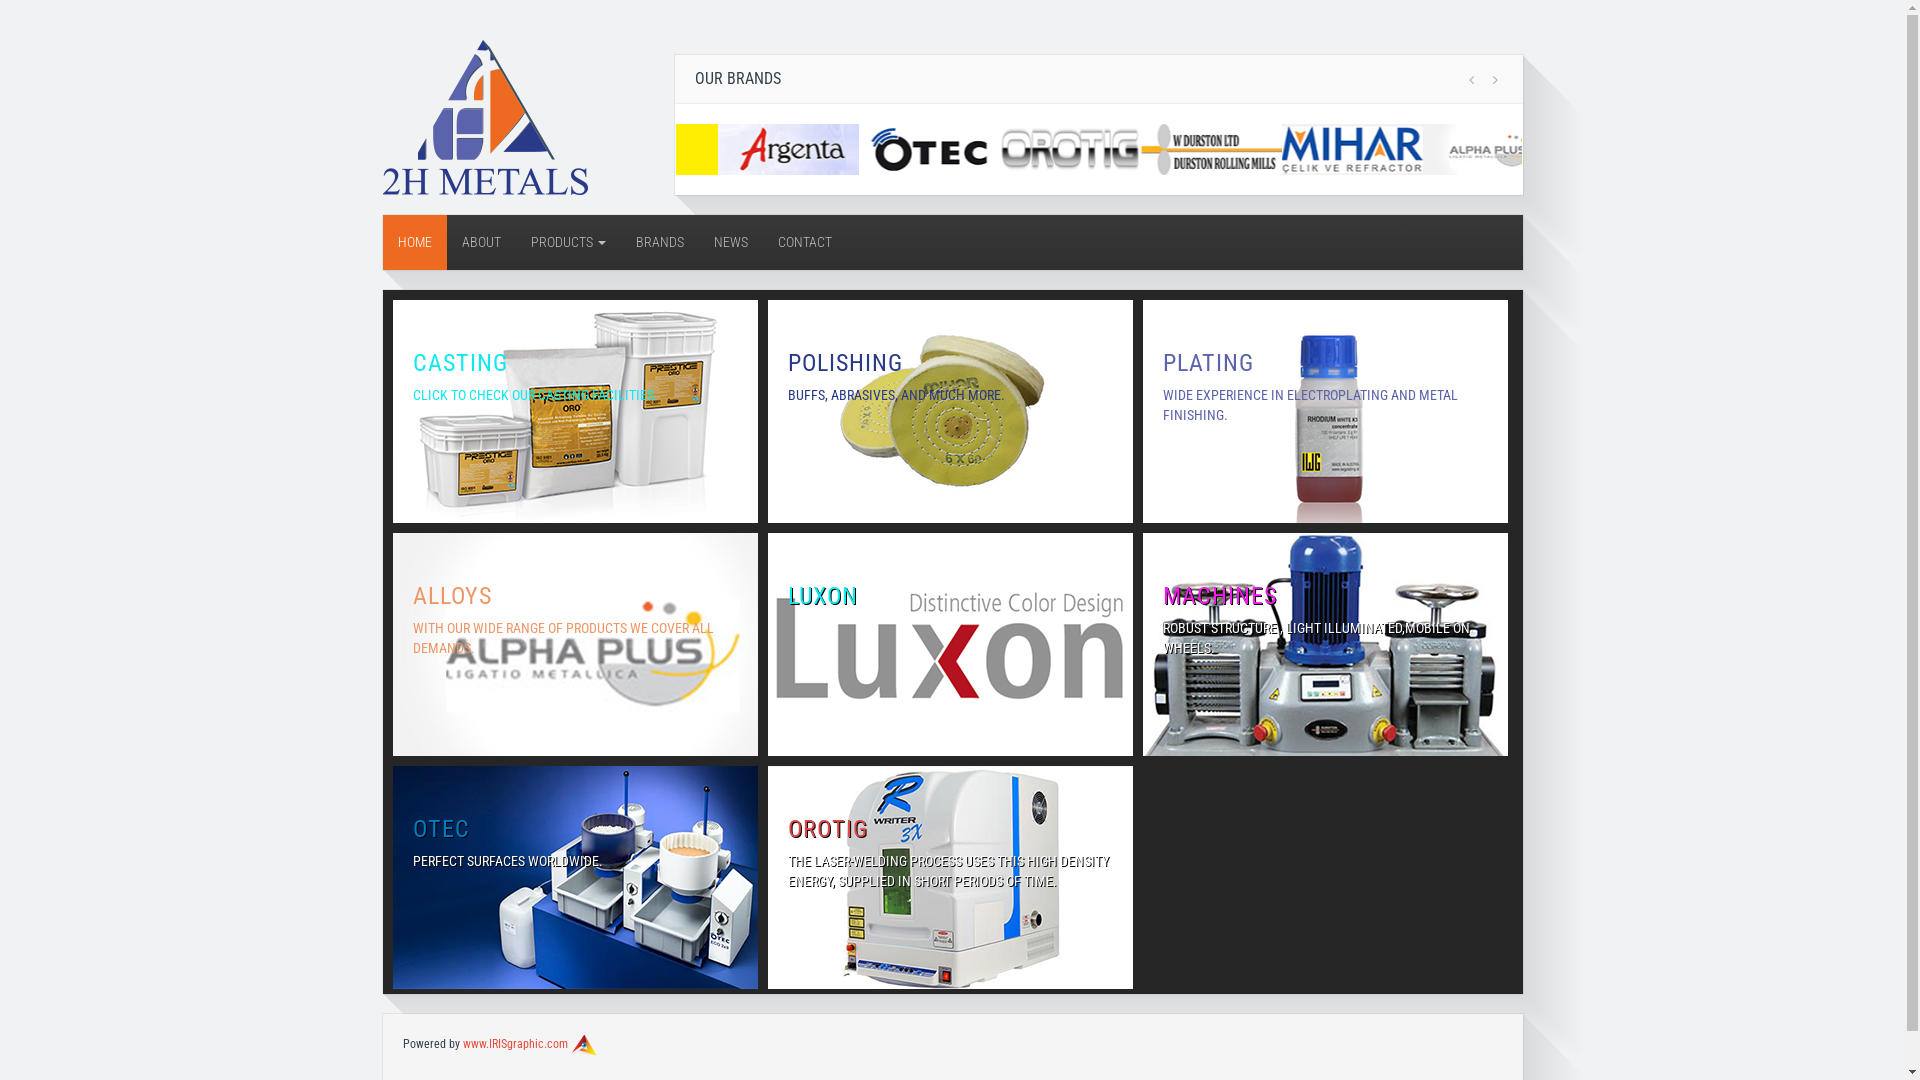 This screenshot has width=1920, height=1080. Describe the element at coordinates (412, 241) in the screenshot. I see `'HOME'` at that location.